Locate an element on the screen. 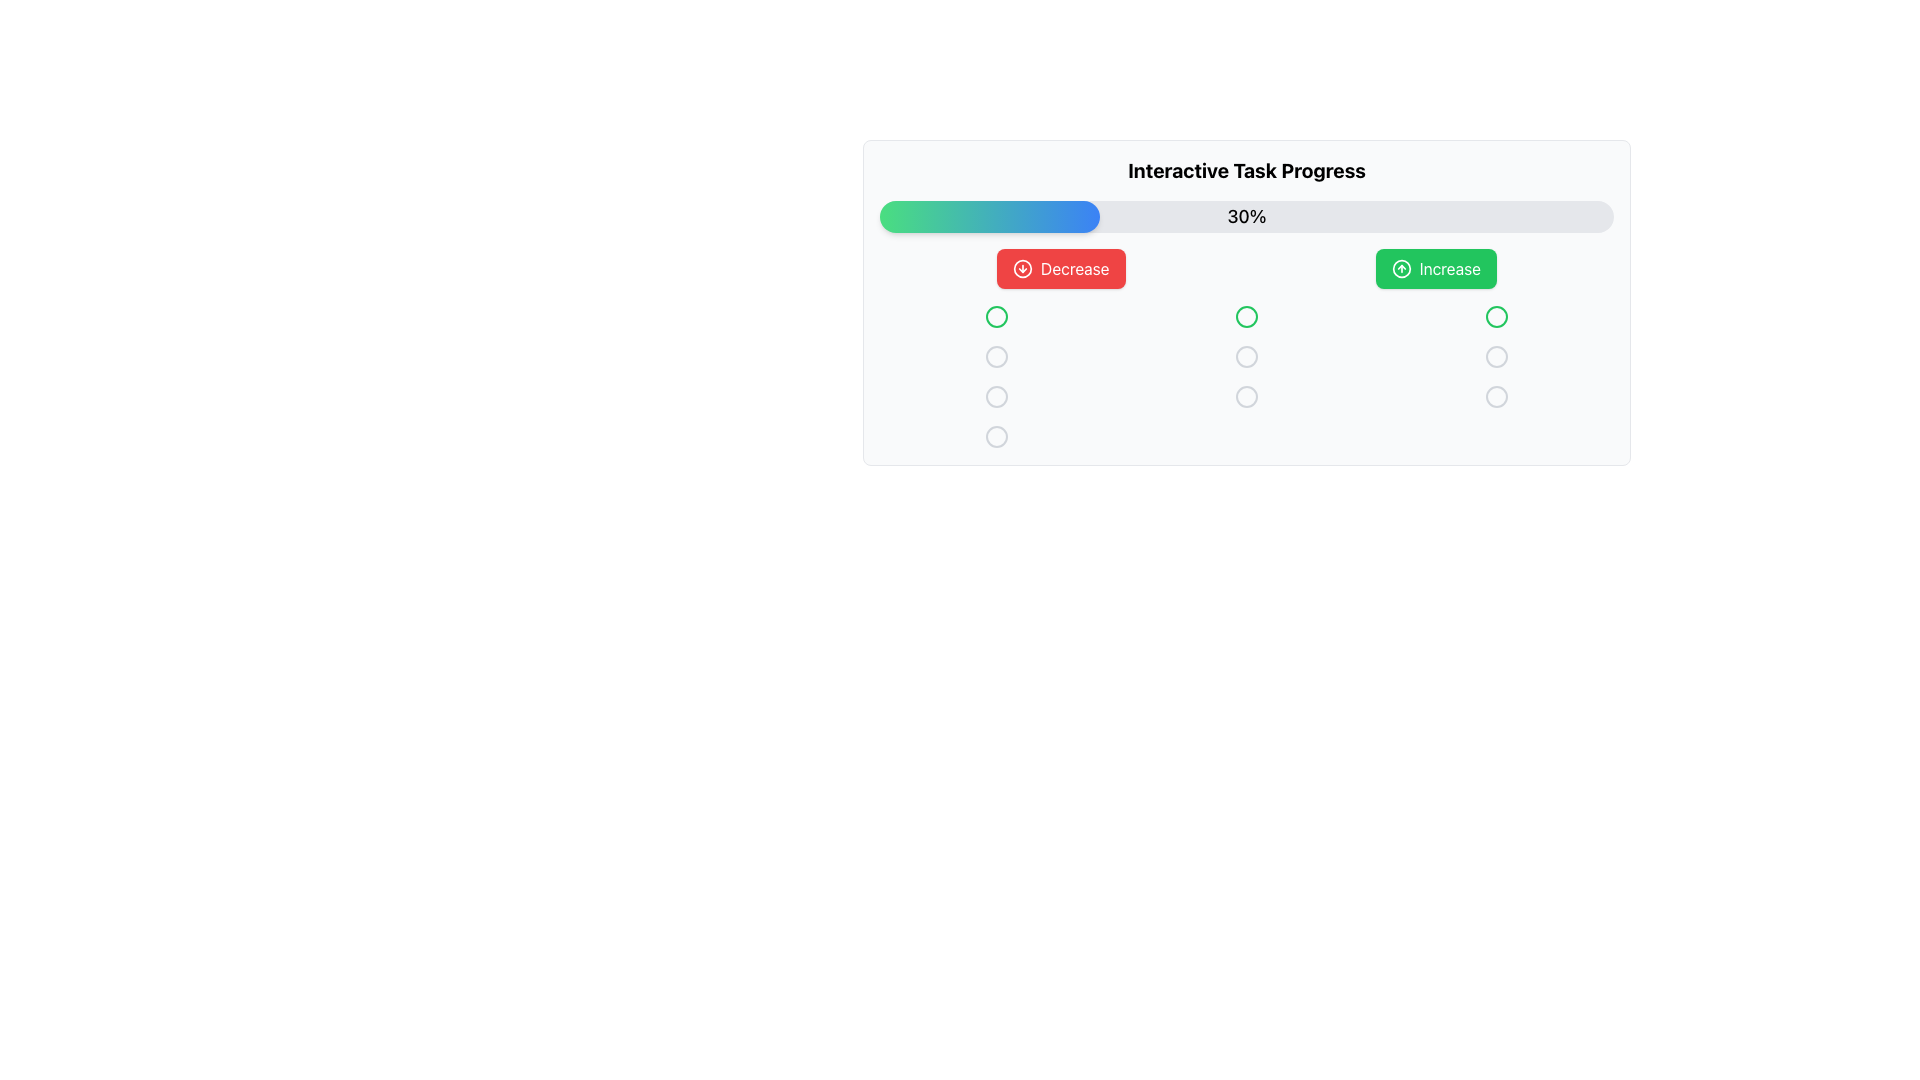 This screenshot has width=1920, height=1080. the Circular SVG icon located in the first column of the third row of a grid layout, which is under a progress bar and two buttons labeled 'Decrease' and 'Increase', to possibly select or interact with it is located at coordinates (997, 397).